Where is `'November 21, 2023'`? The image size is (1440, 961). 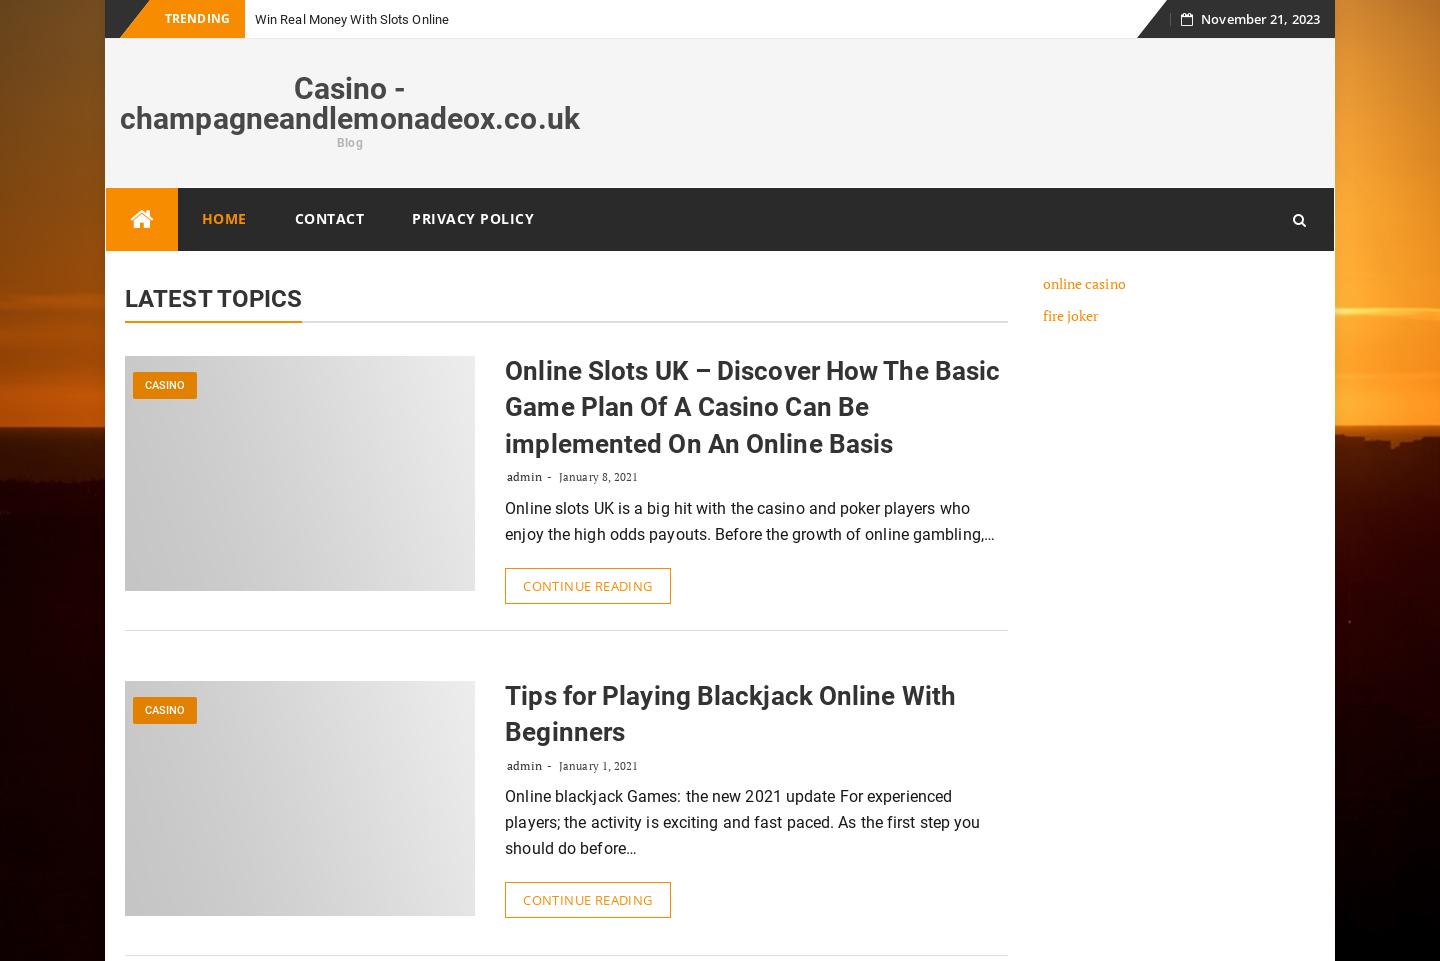 'November 21, 2023' is located at coordinates (1259, 18).